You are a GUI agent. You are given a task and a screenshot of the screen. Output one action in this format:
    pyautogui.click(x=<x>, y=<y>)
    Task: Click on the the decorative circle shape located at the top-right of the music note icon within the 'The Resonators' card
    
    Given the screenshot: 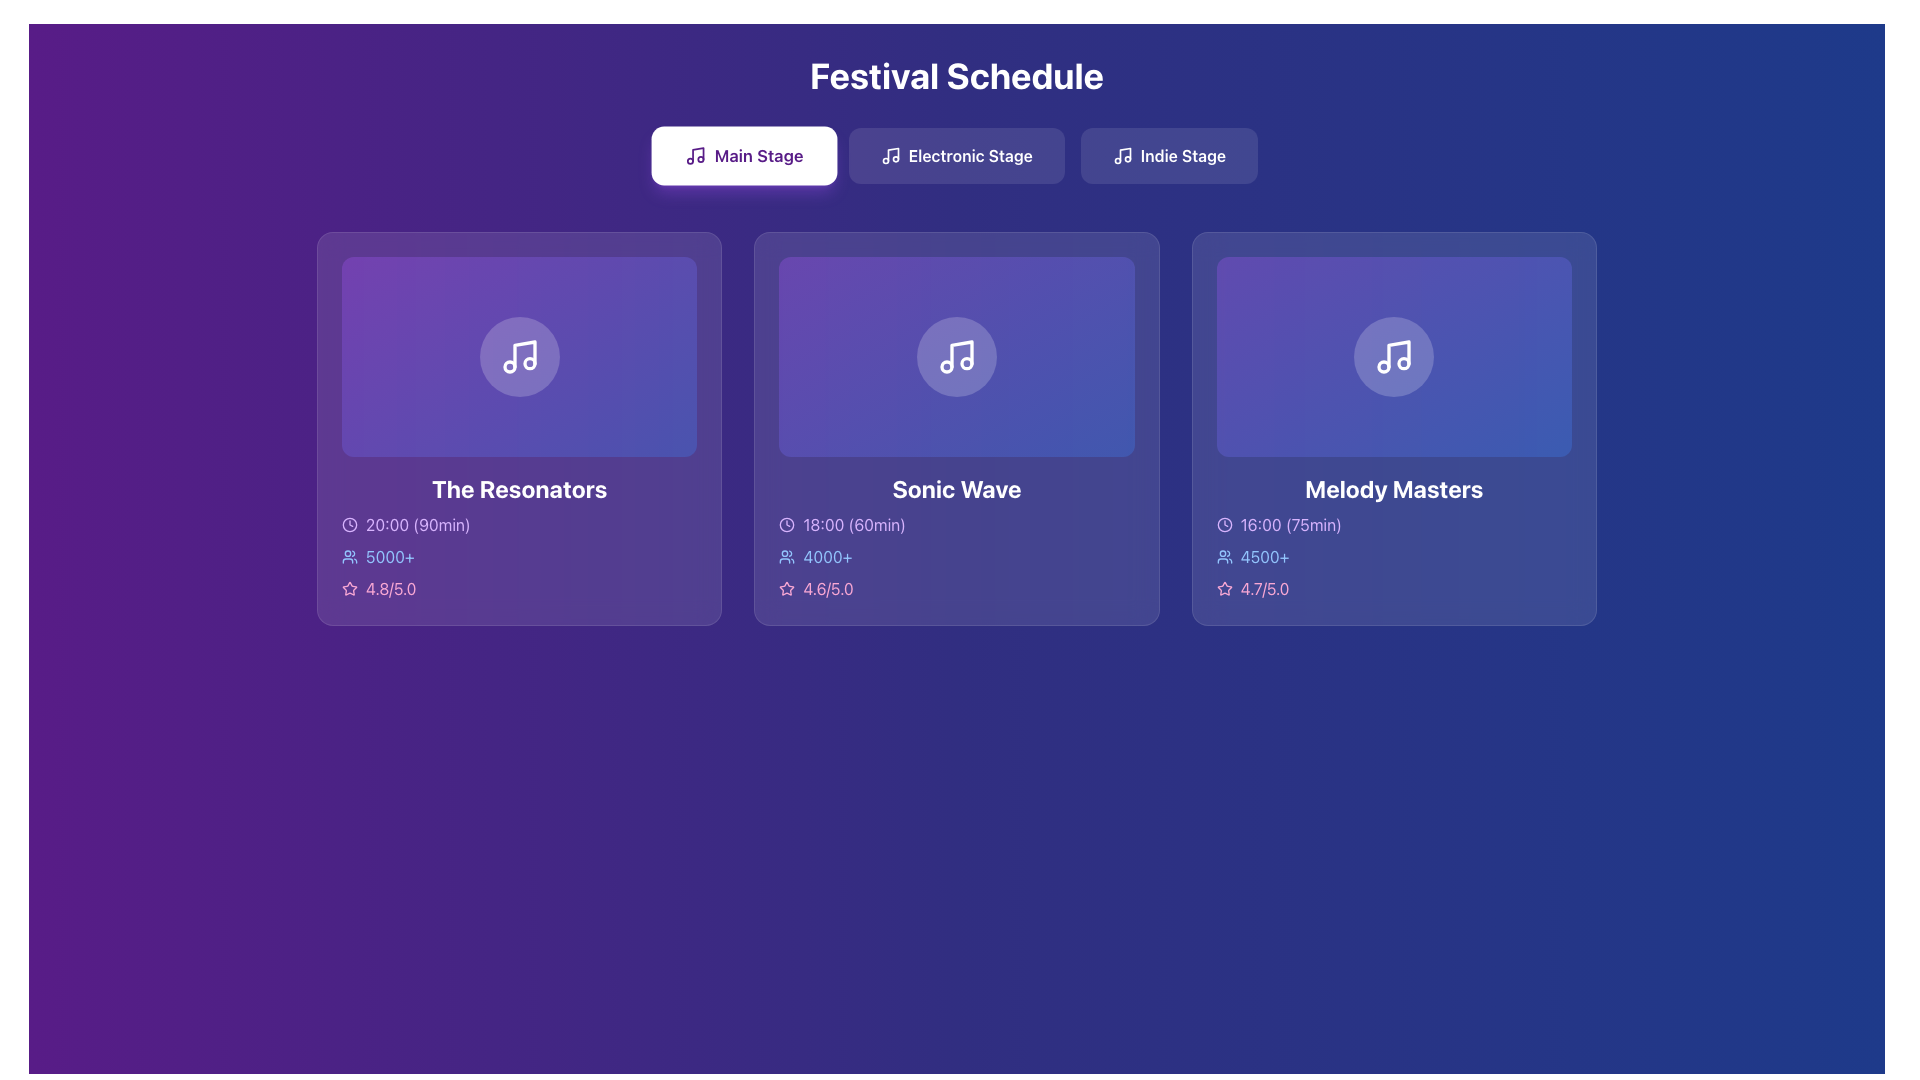 What is the action you would take?
    pyautogui.click(x=529, y=363)
    